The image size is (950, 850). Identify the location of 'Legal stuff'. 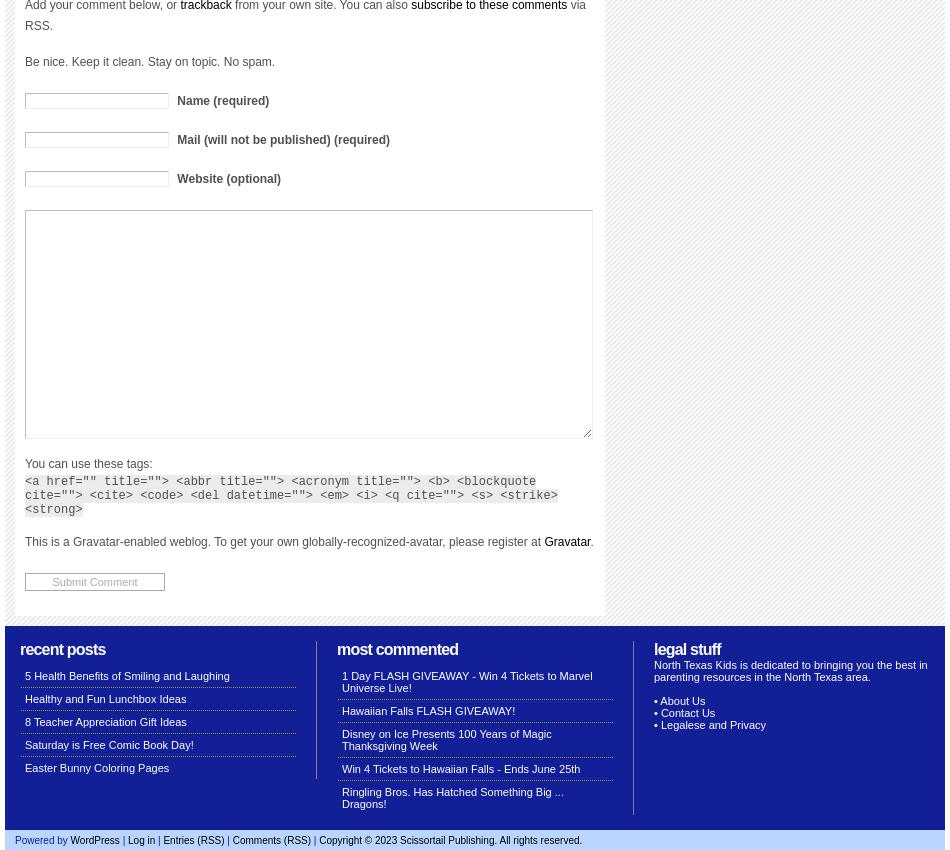
(653, 649).